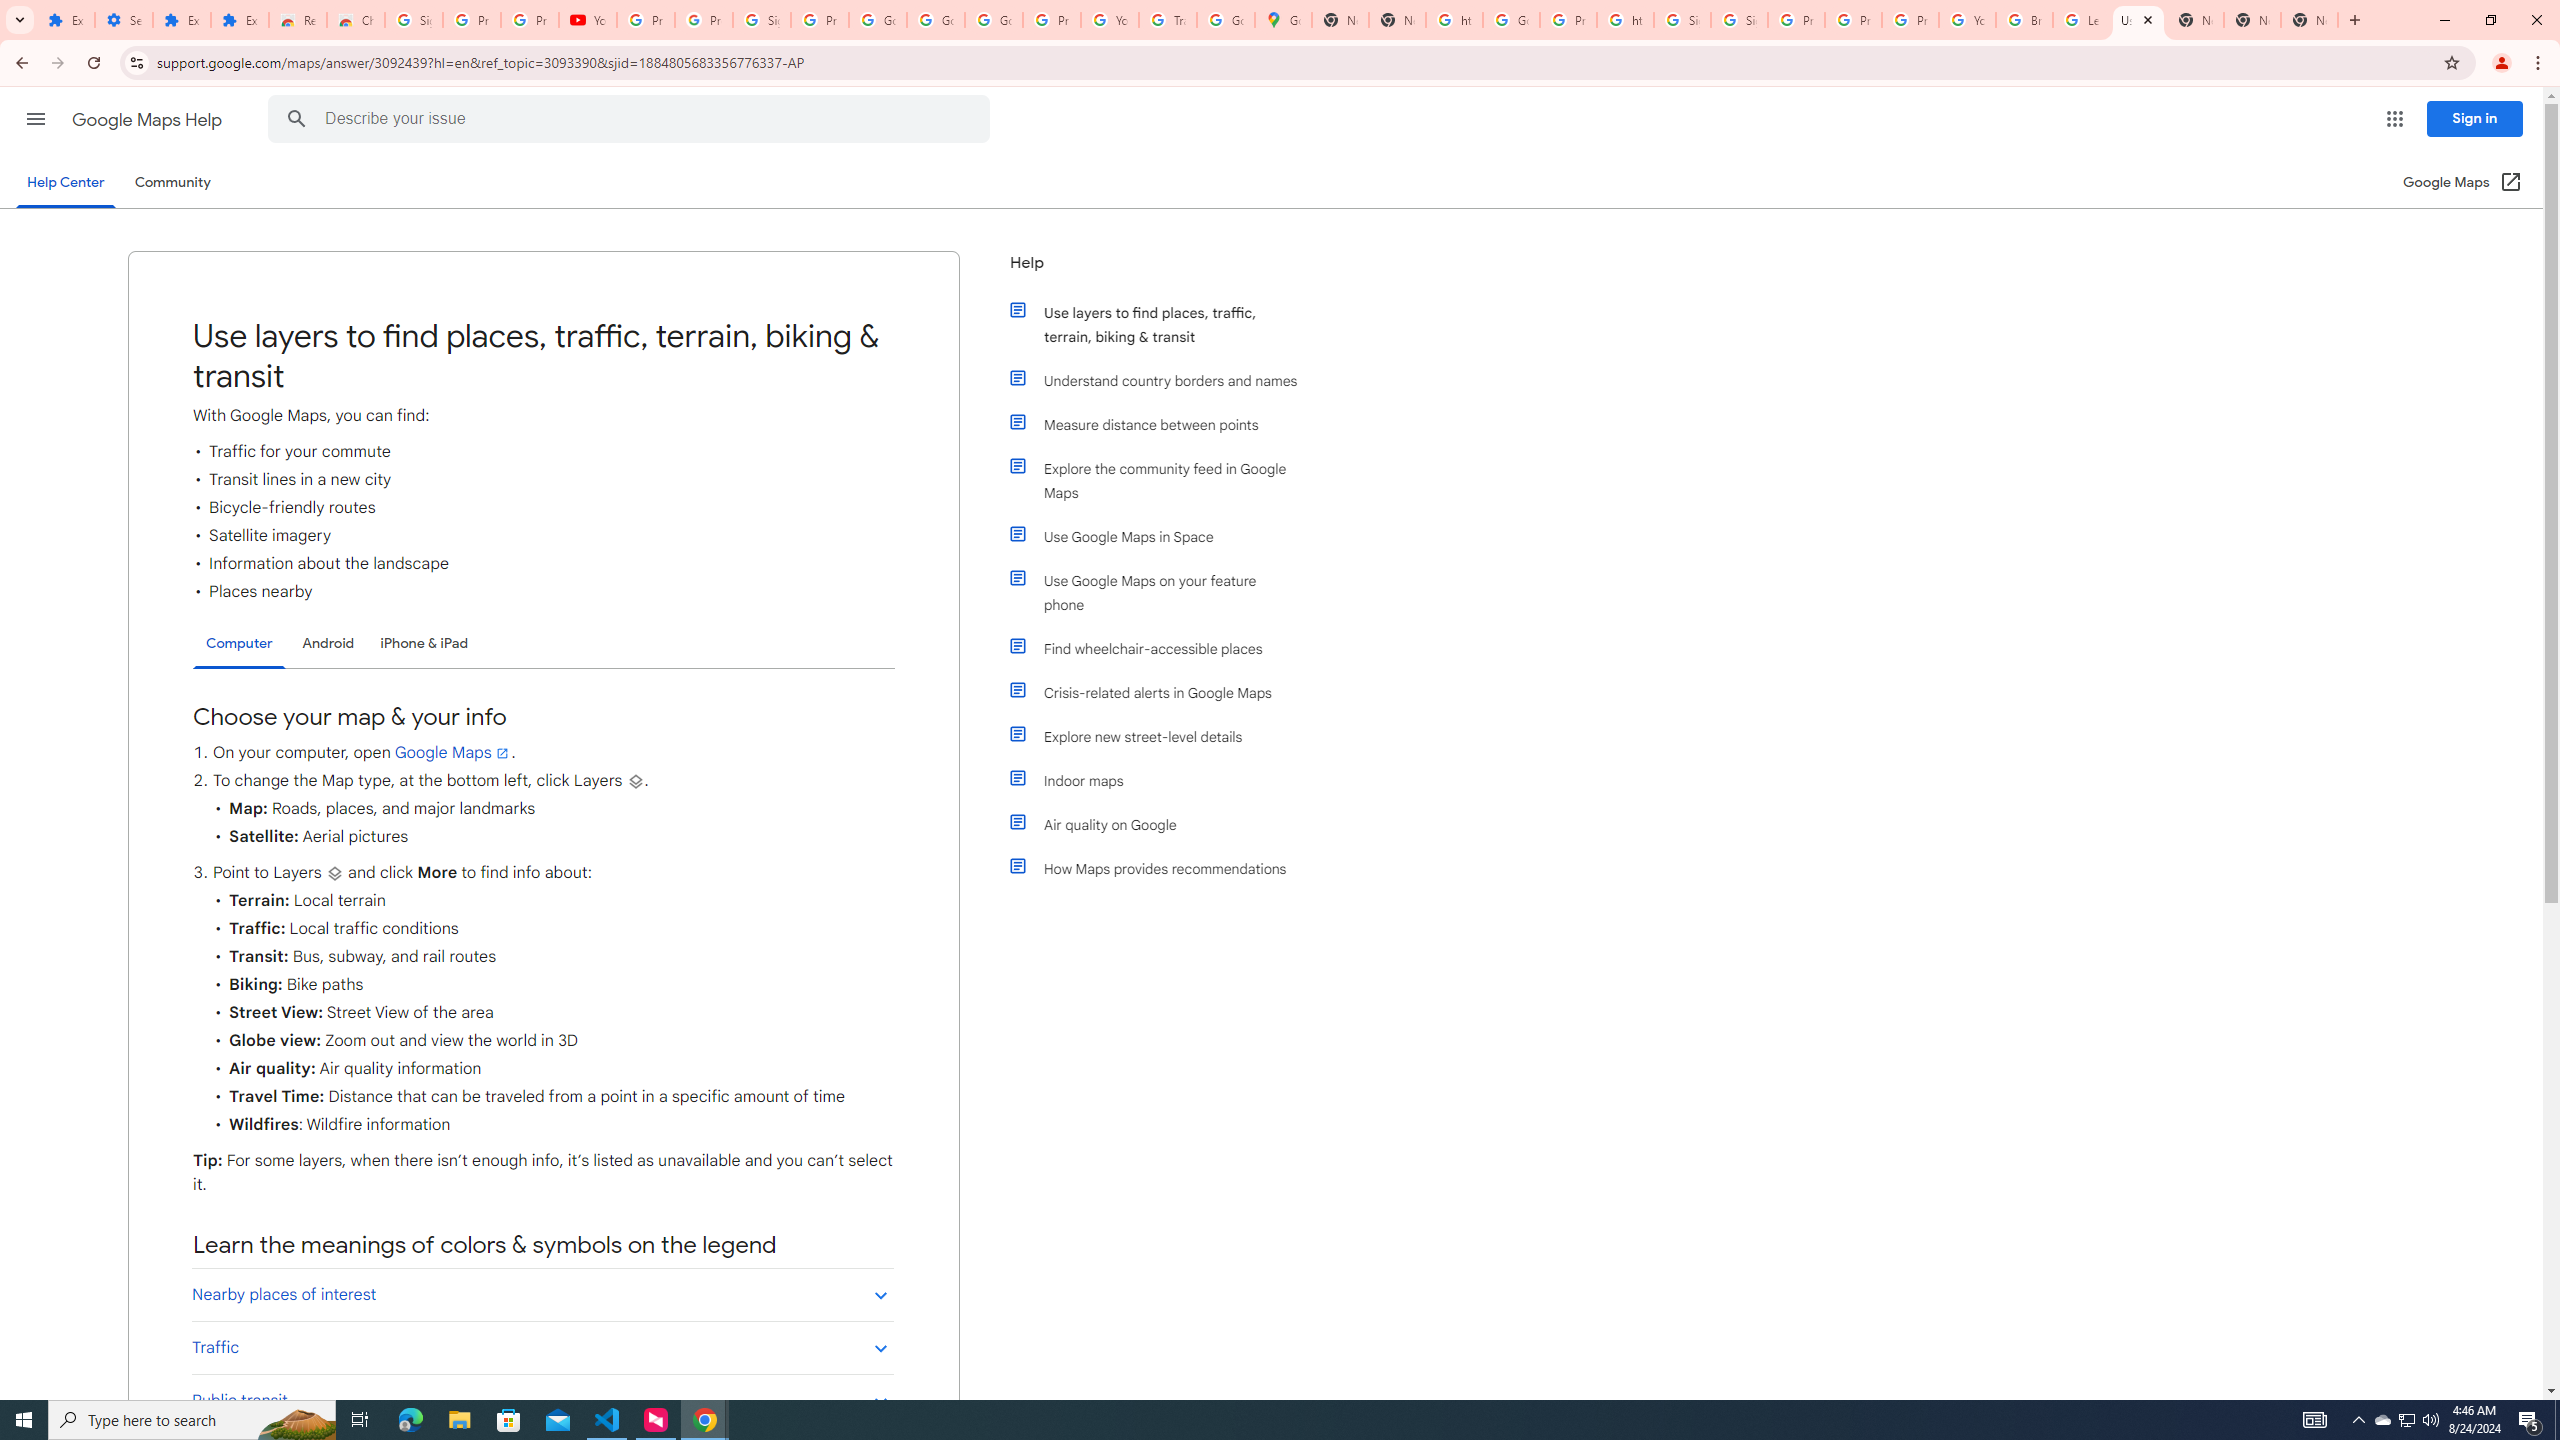  I want to click on 'Main menu', so click(34, 118).